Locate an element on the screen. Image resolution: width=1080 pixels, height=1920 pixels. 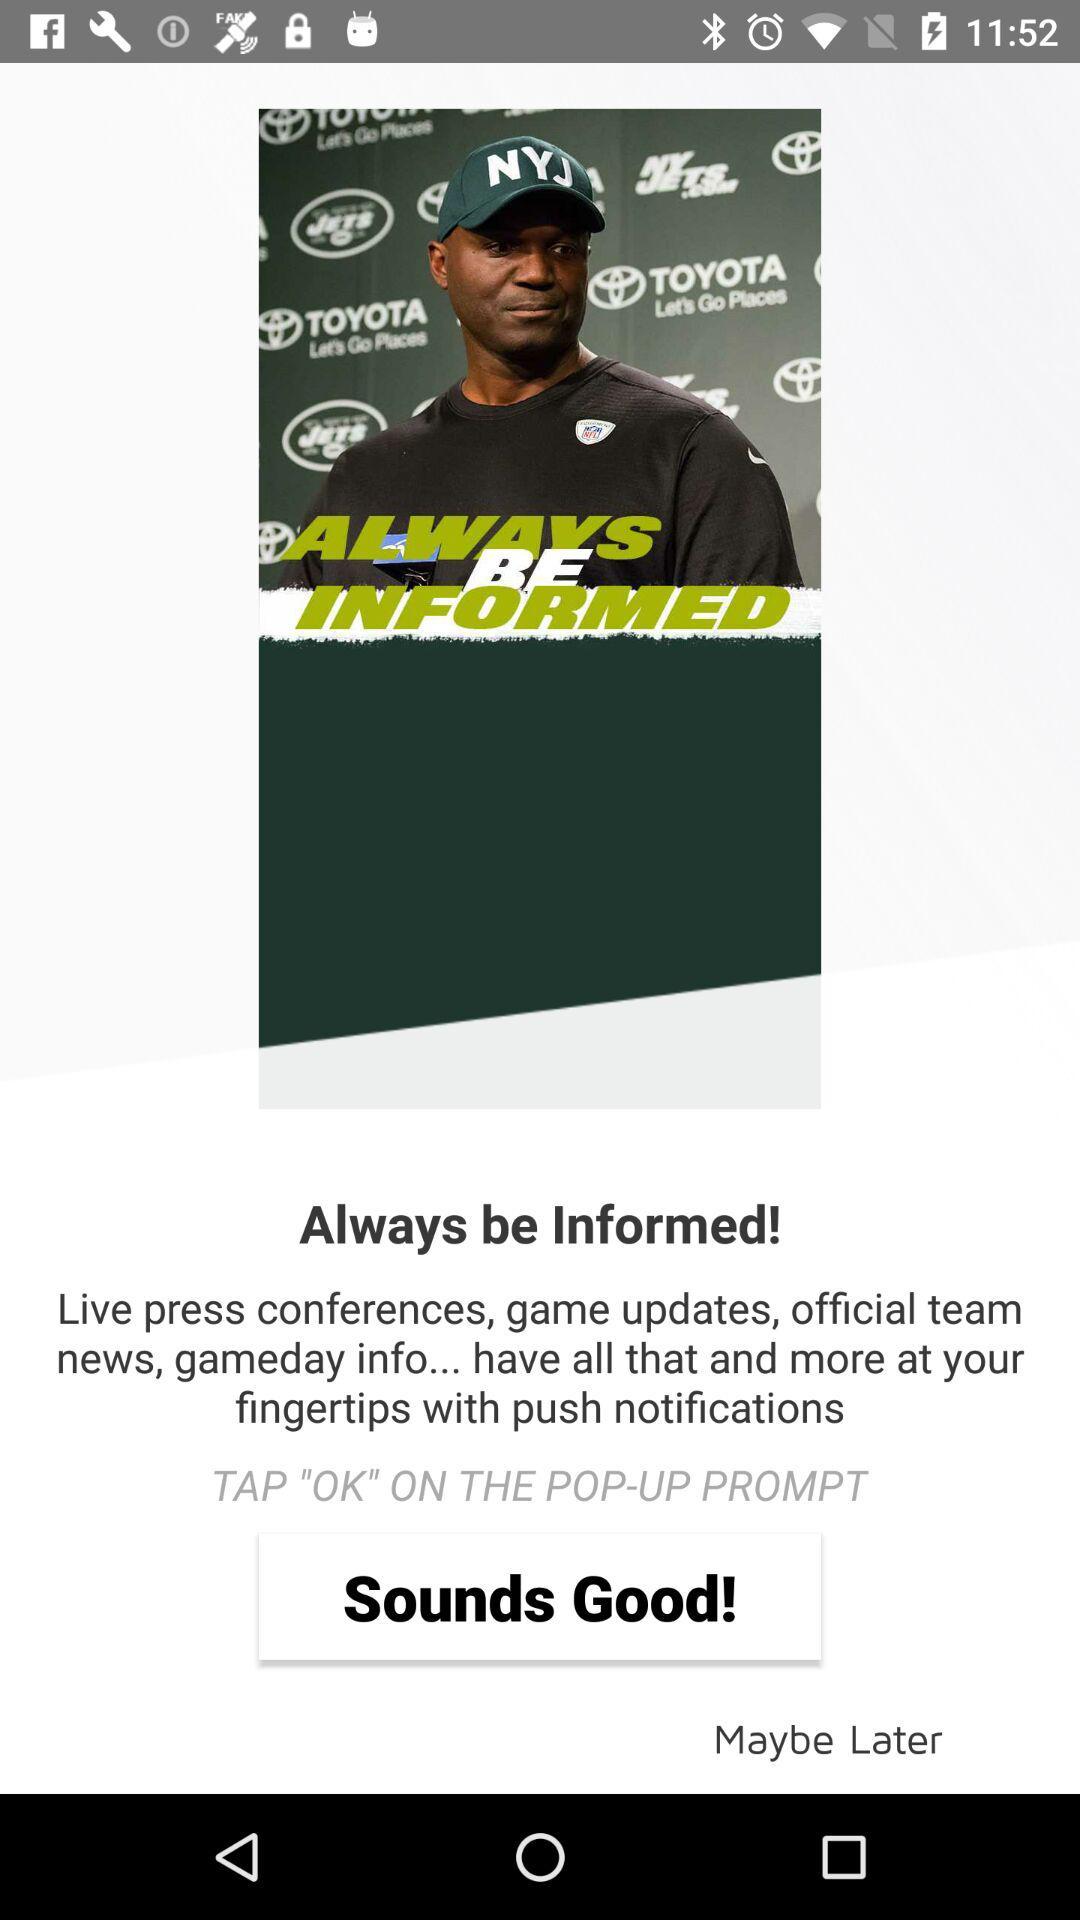
the item below the sounds good! icon is located at coordinates (828, 1736).